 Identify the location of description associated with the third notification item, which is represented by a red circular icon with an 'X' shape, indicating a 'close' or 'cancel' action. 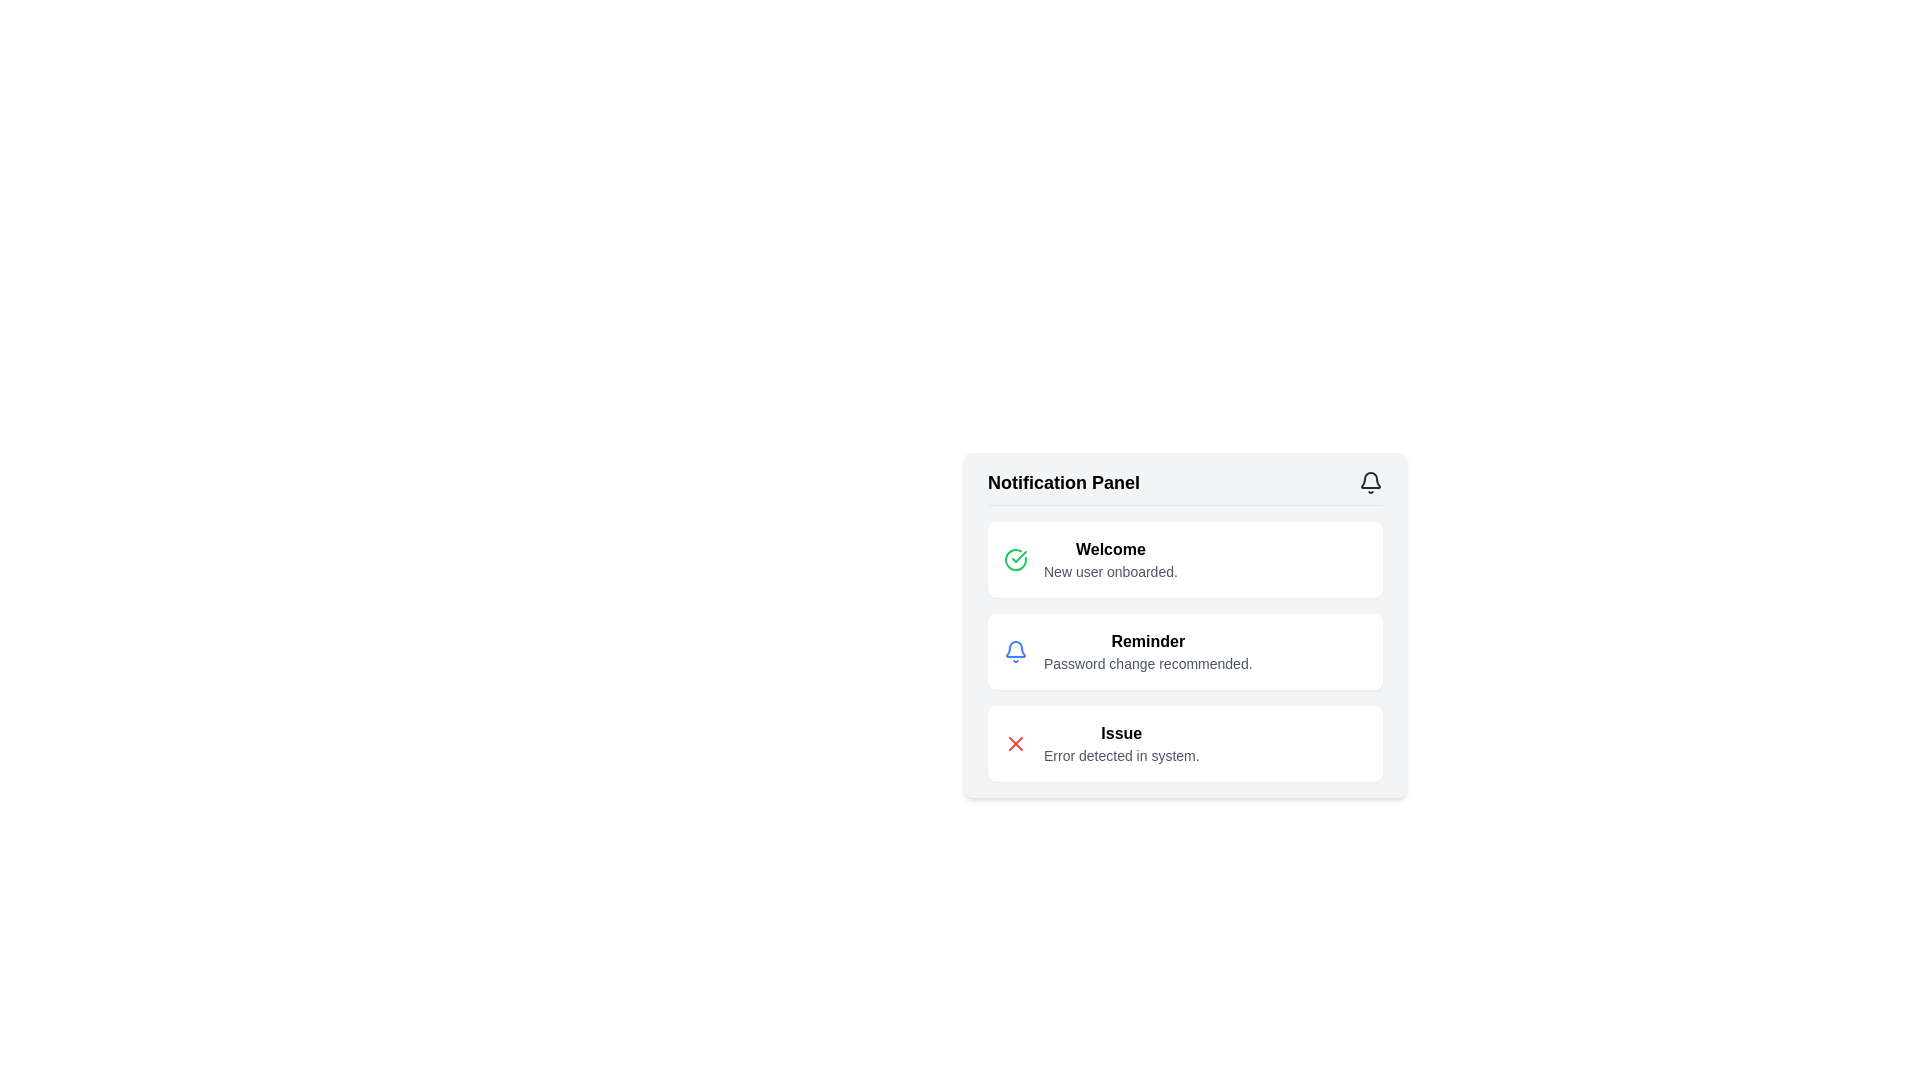
(1016, 744).